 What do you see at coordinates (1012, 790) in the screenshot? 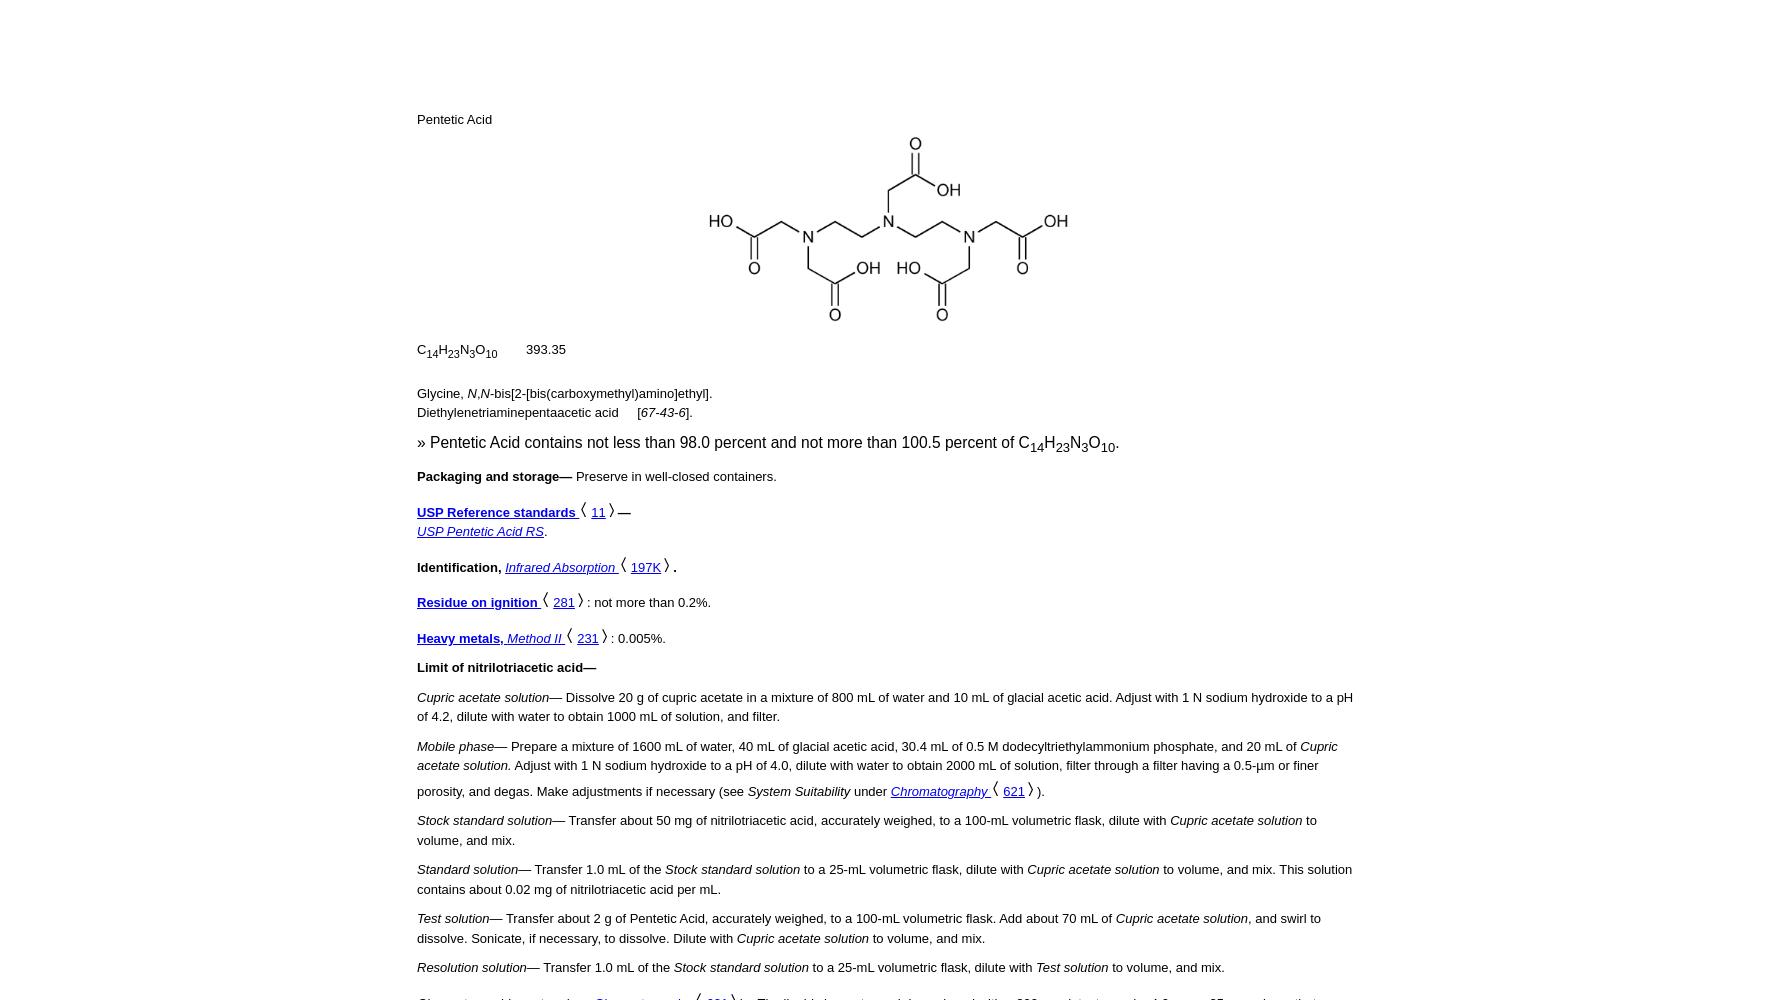
I see `'621'` at bounding box center [1012, 790].